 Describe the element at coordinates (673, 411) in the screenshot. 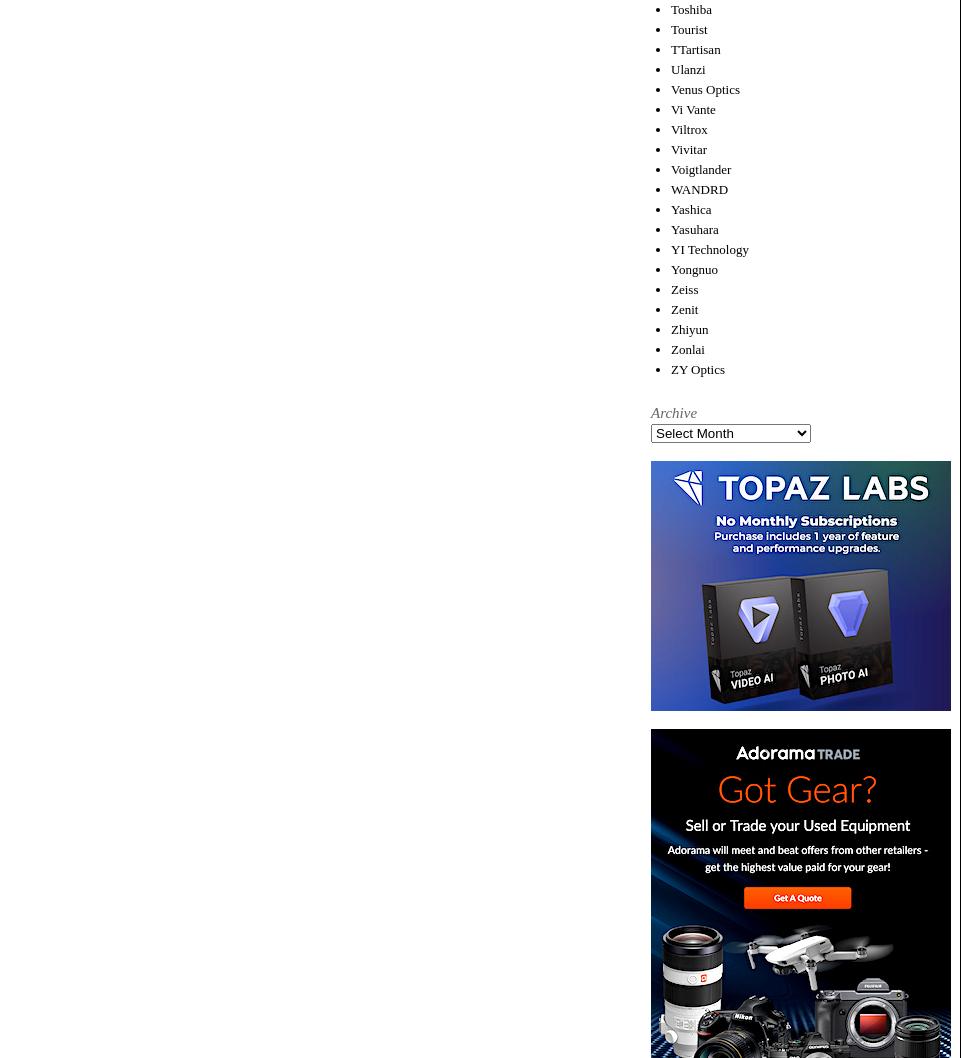

I see `'Archive'` at that location.